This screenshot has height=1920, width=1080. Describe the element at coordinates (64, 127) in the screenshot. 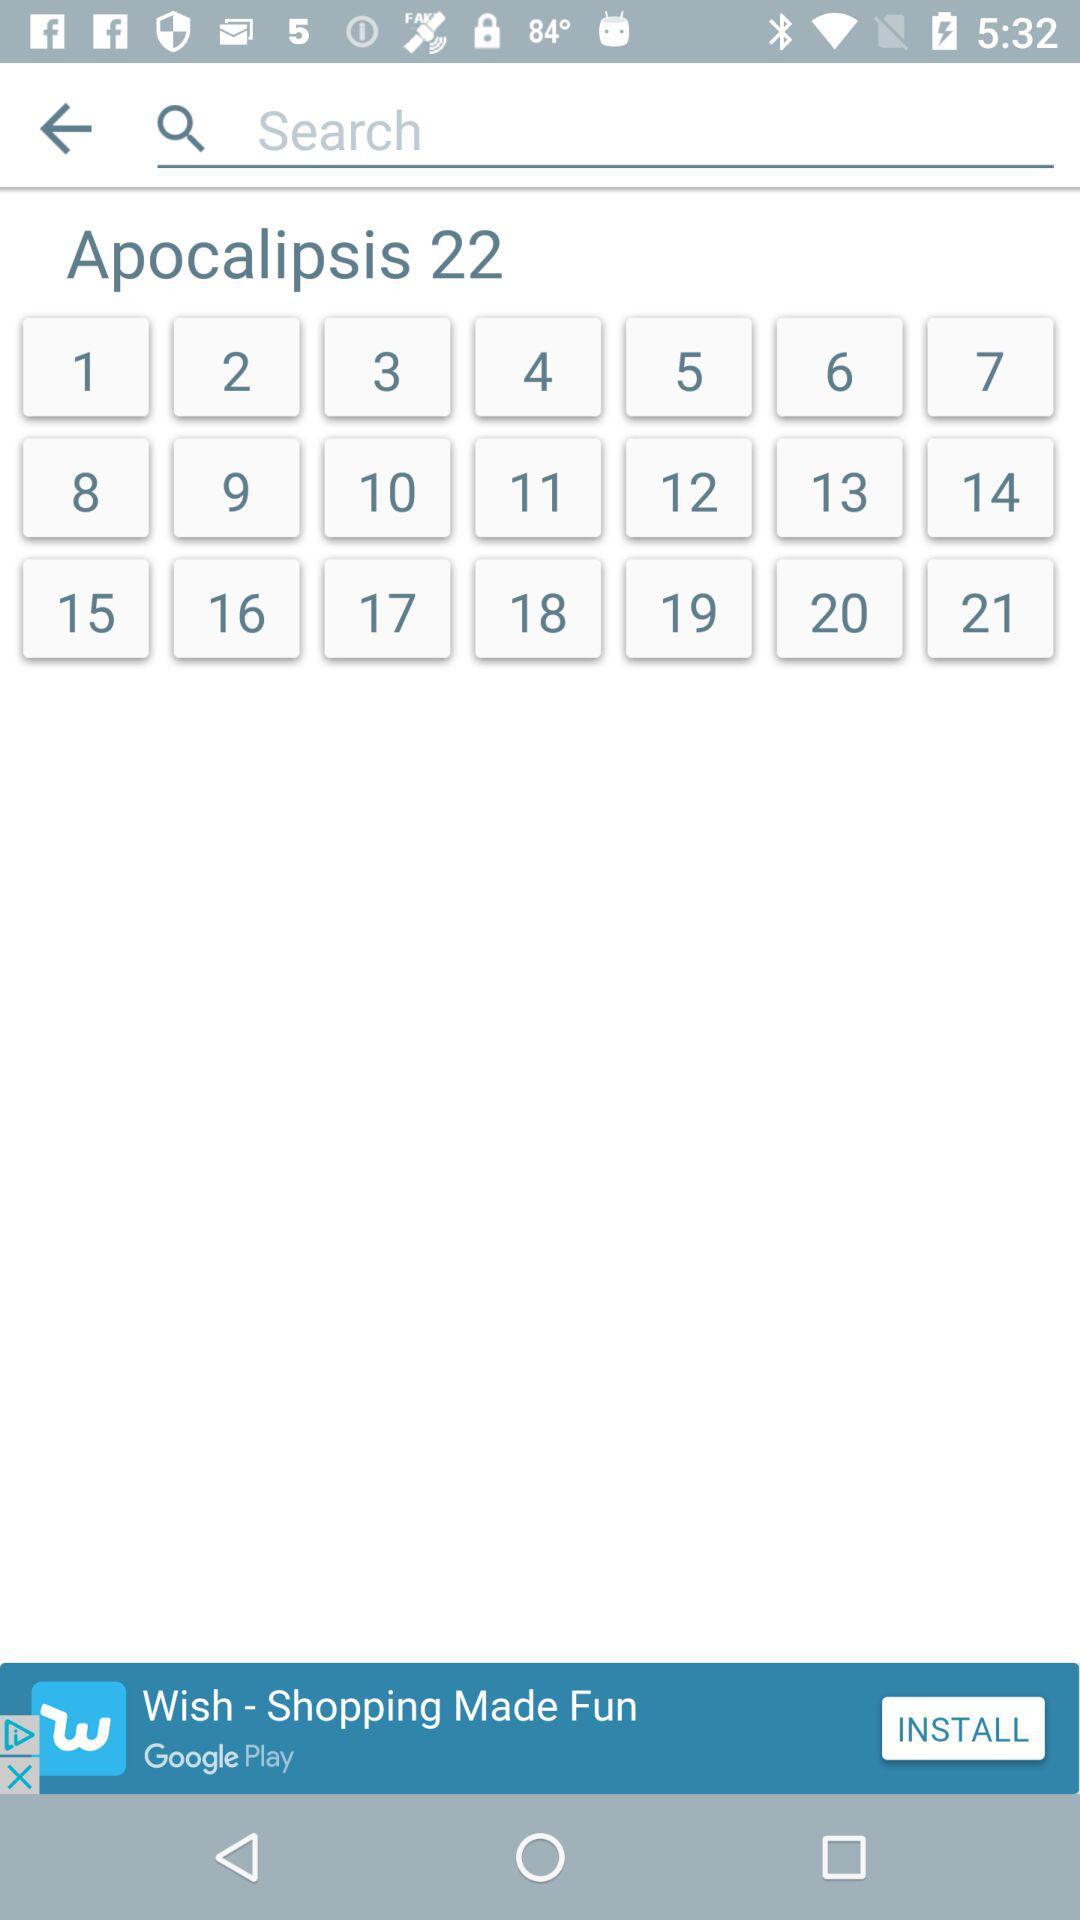

I see `go back` at that location.